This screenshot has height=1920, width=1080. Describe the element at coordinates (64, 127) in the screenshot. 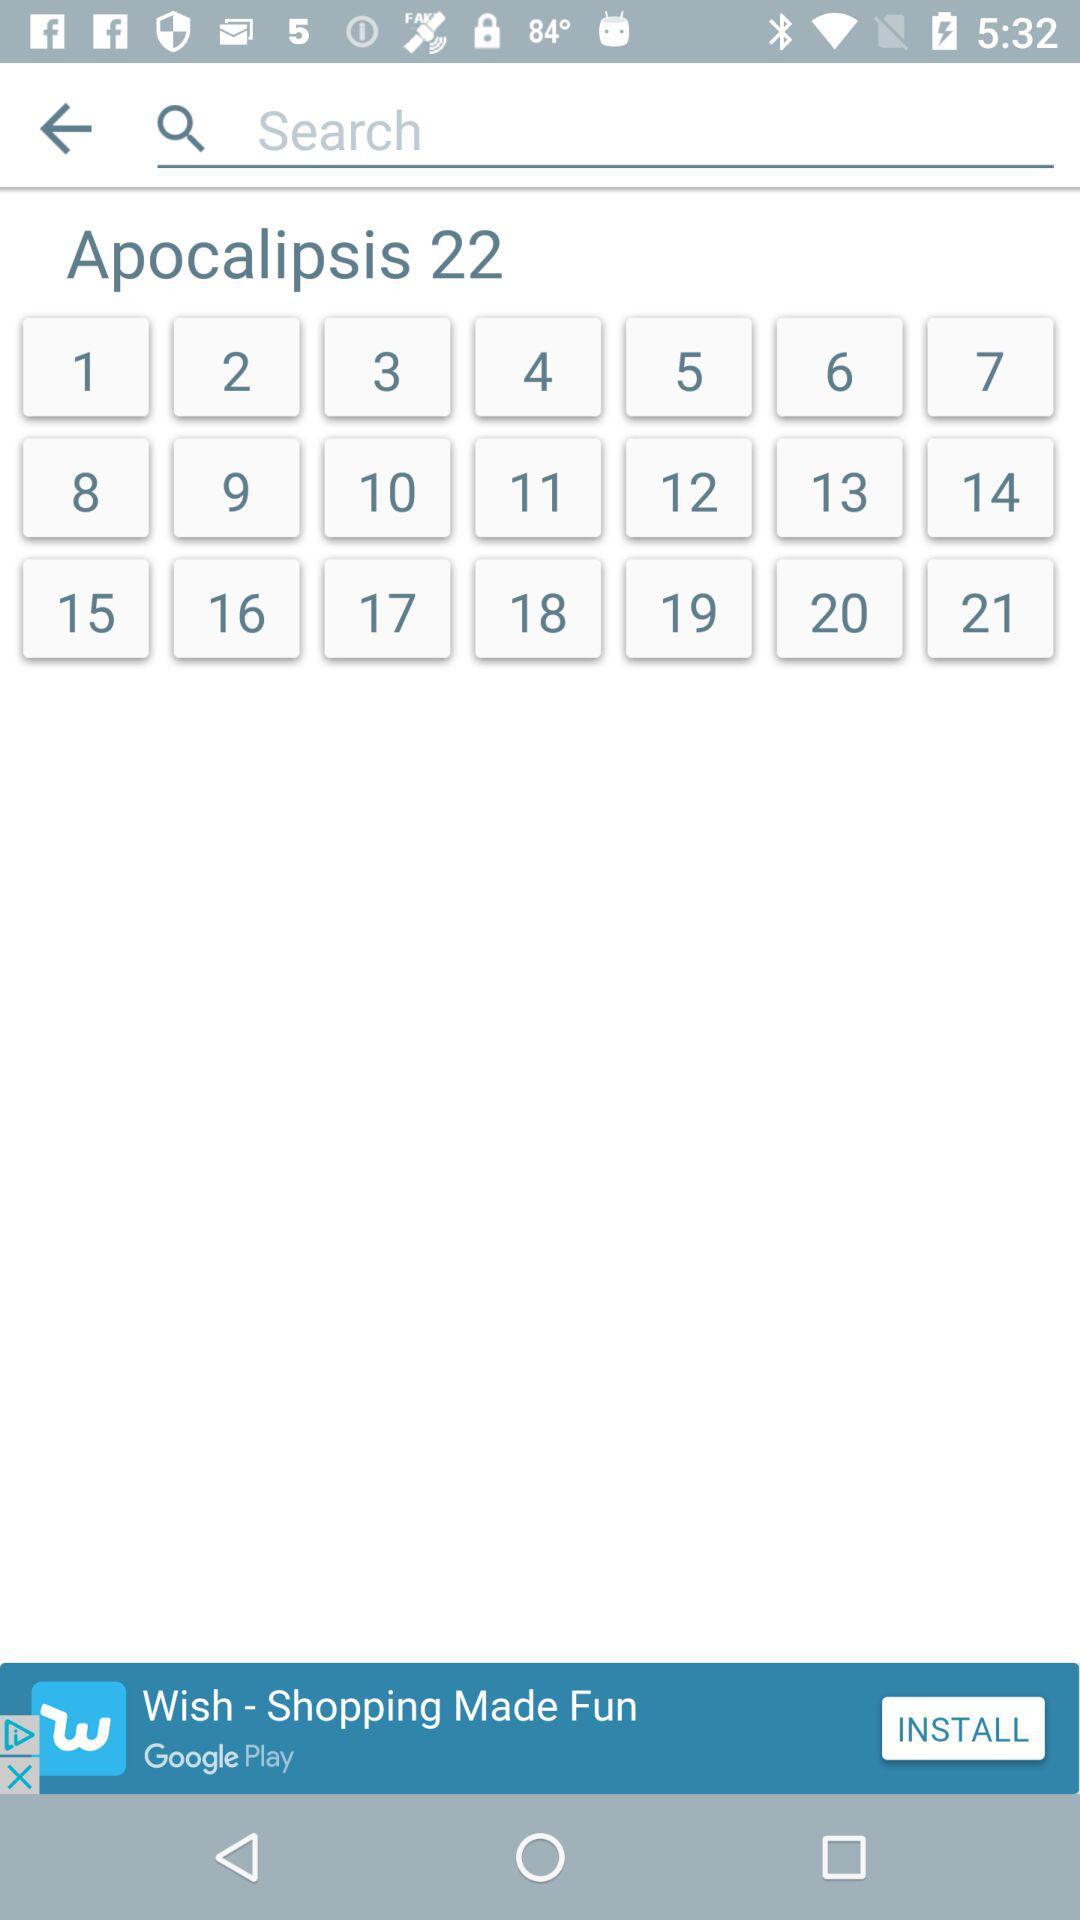

I see `go back` at that location.